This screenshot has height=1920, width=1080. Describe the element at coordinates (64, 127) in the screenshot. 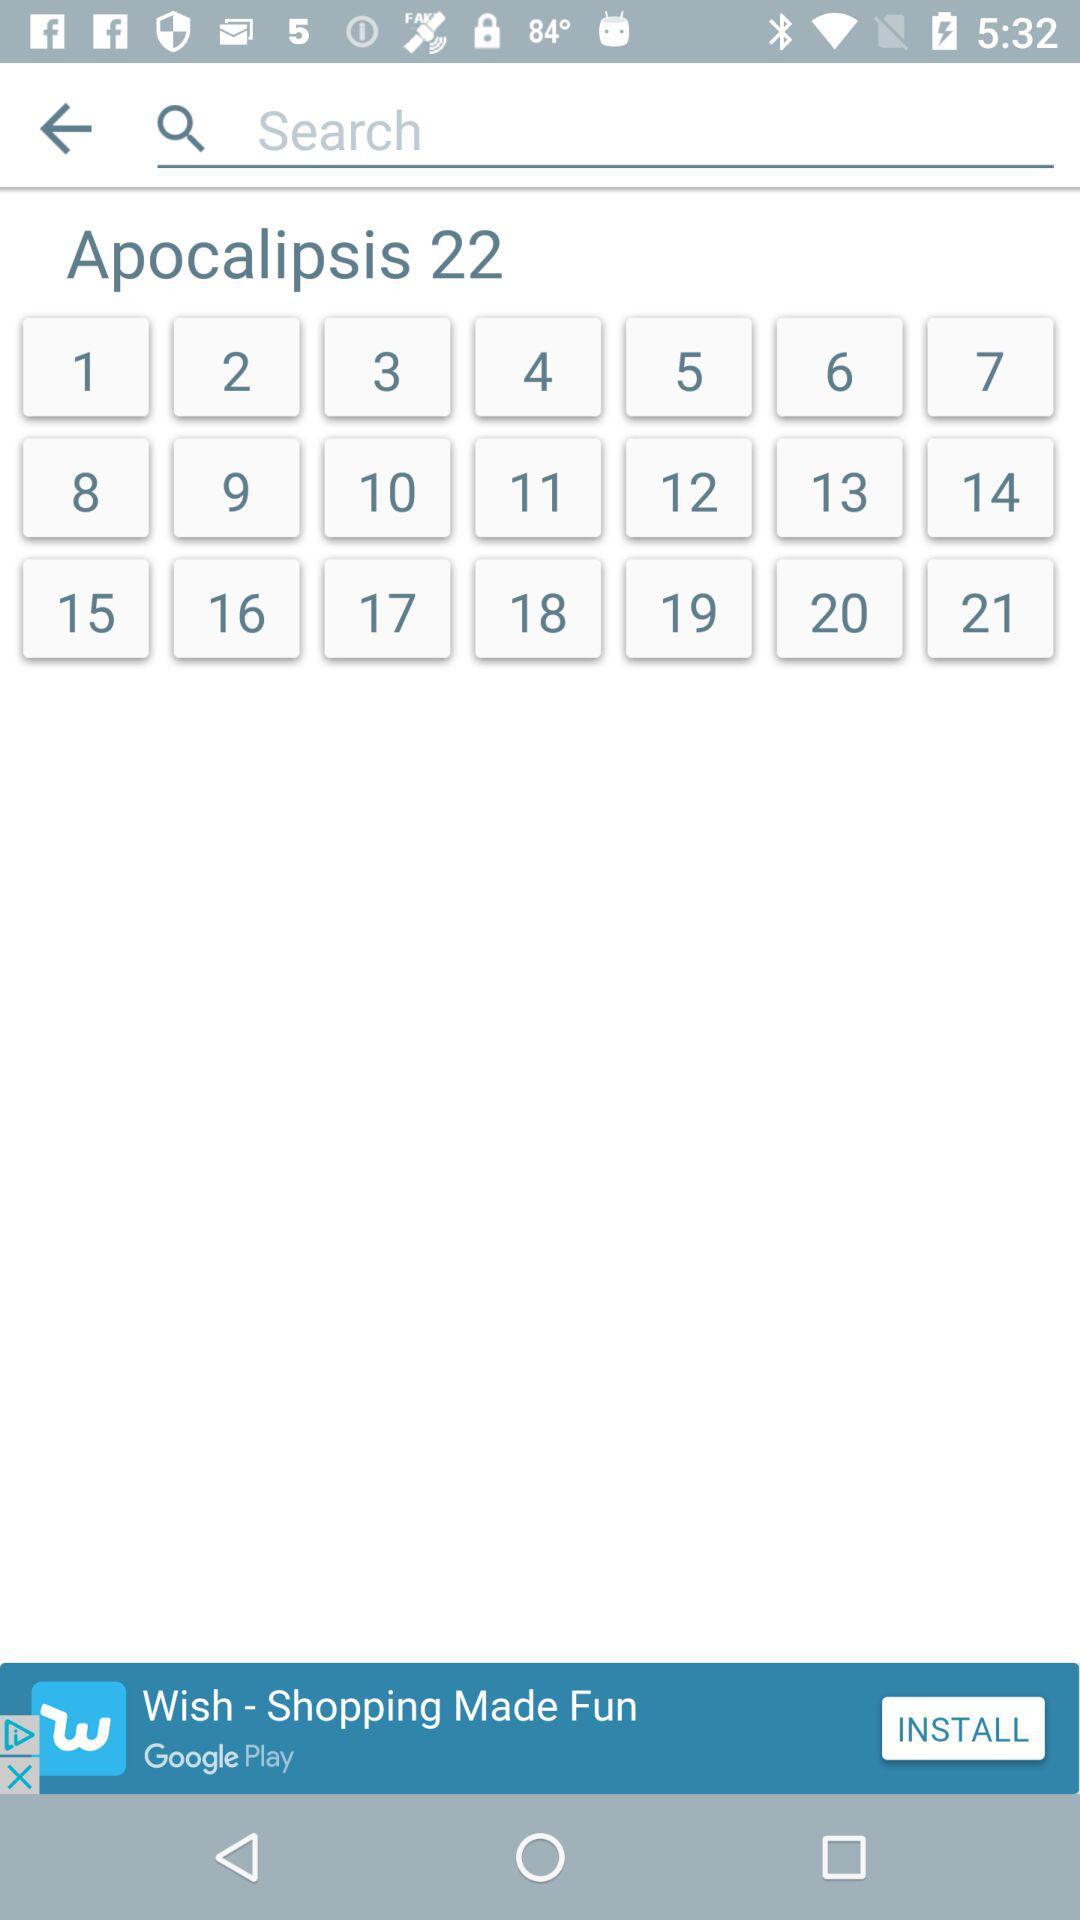

I see `go back` at that location.